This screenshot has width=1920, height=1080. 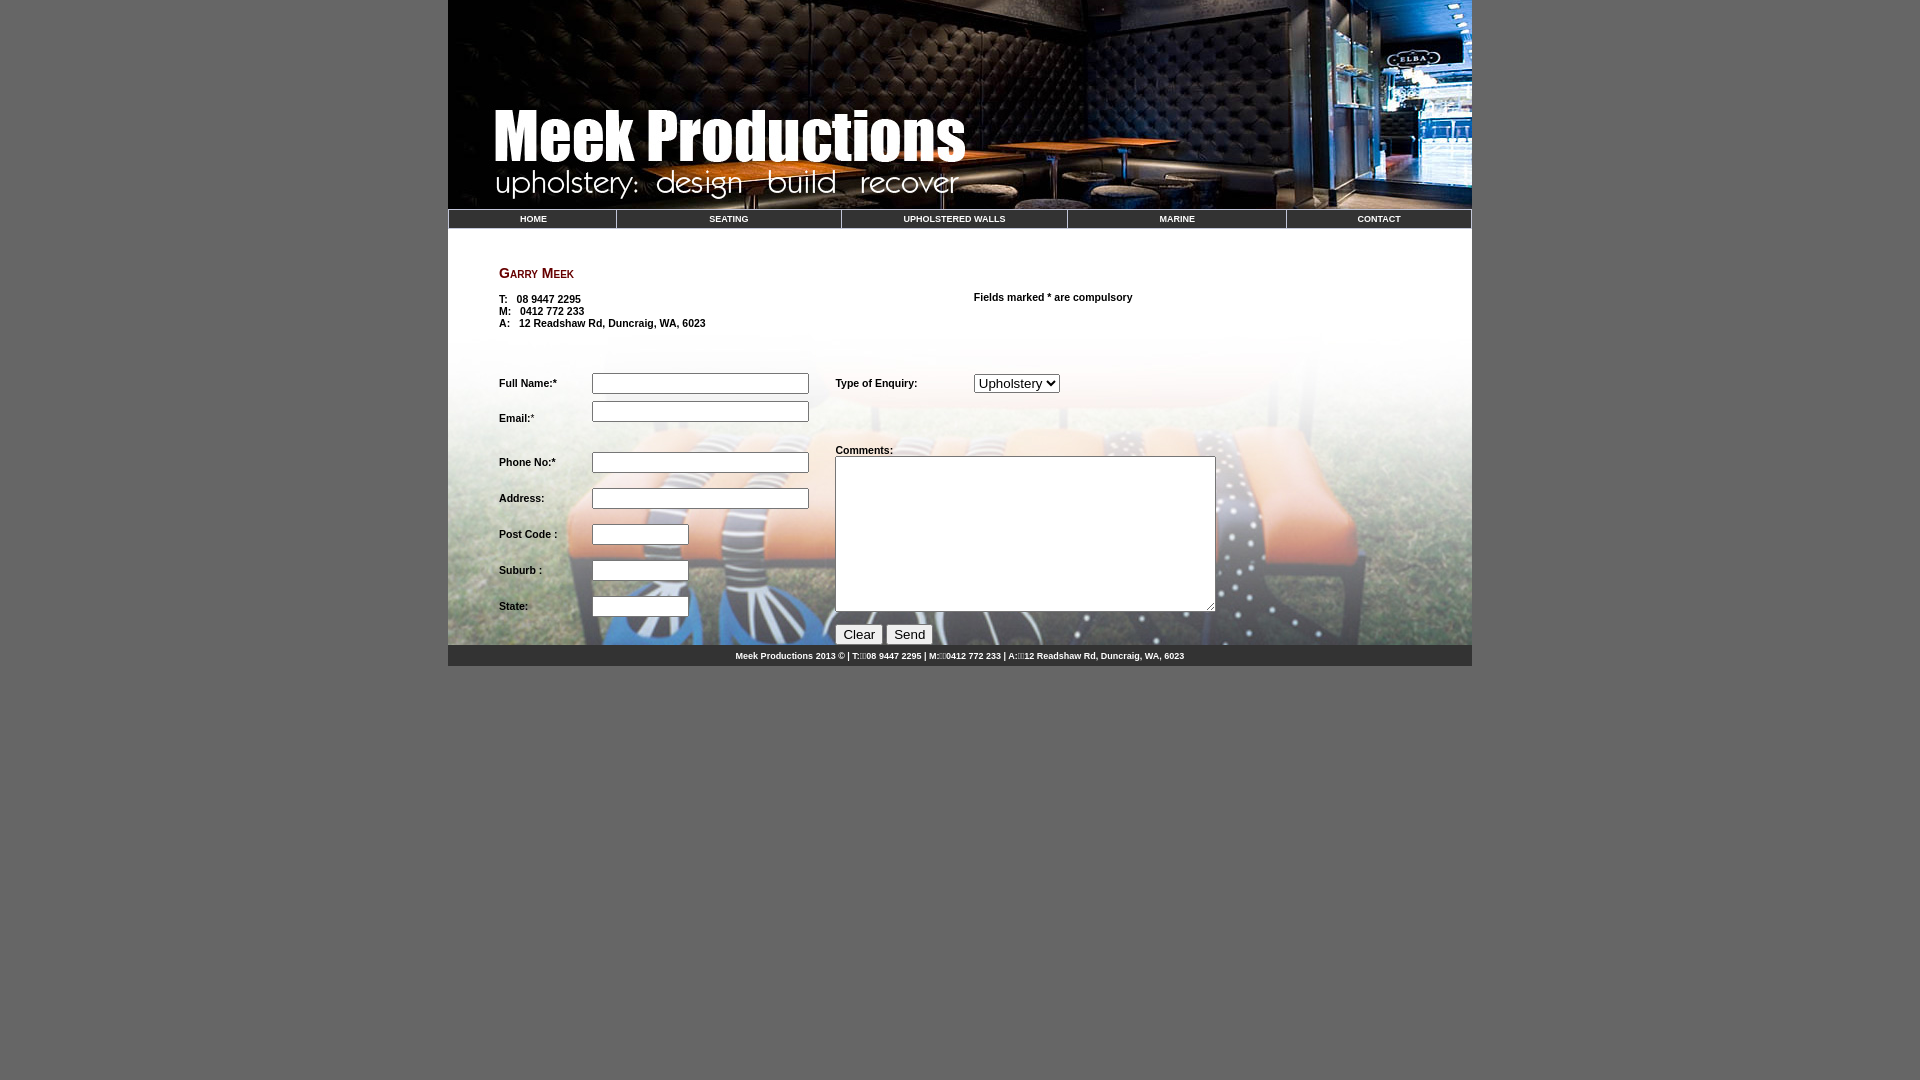 What do you see at coordinates (700, 410) in the screenshot?
I see `'Enter your email address'` at bounding box center [700, 410].